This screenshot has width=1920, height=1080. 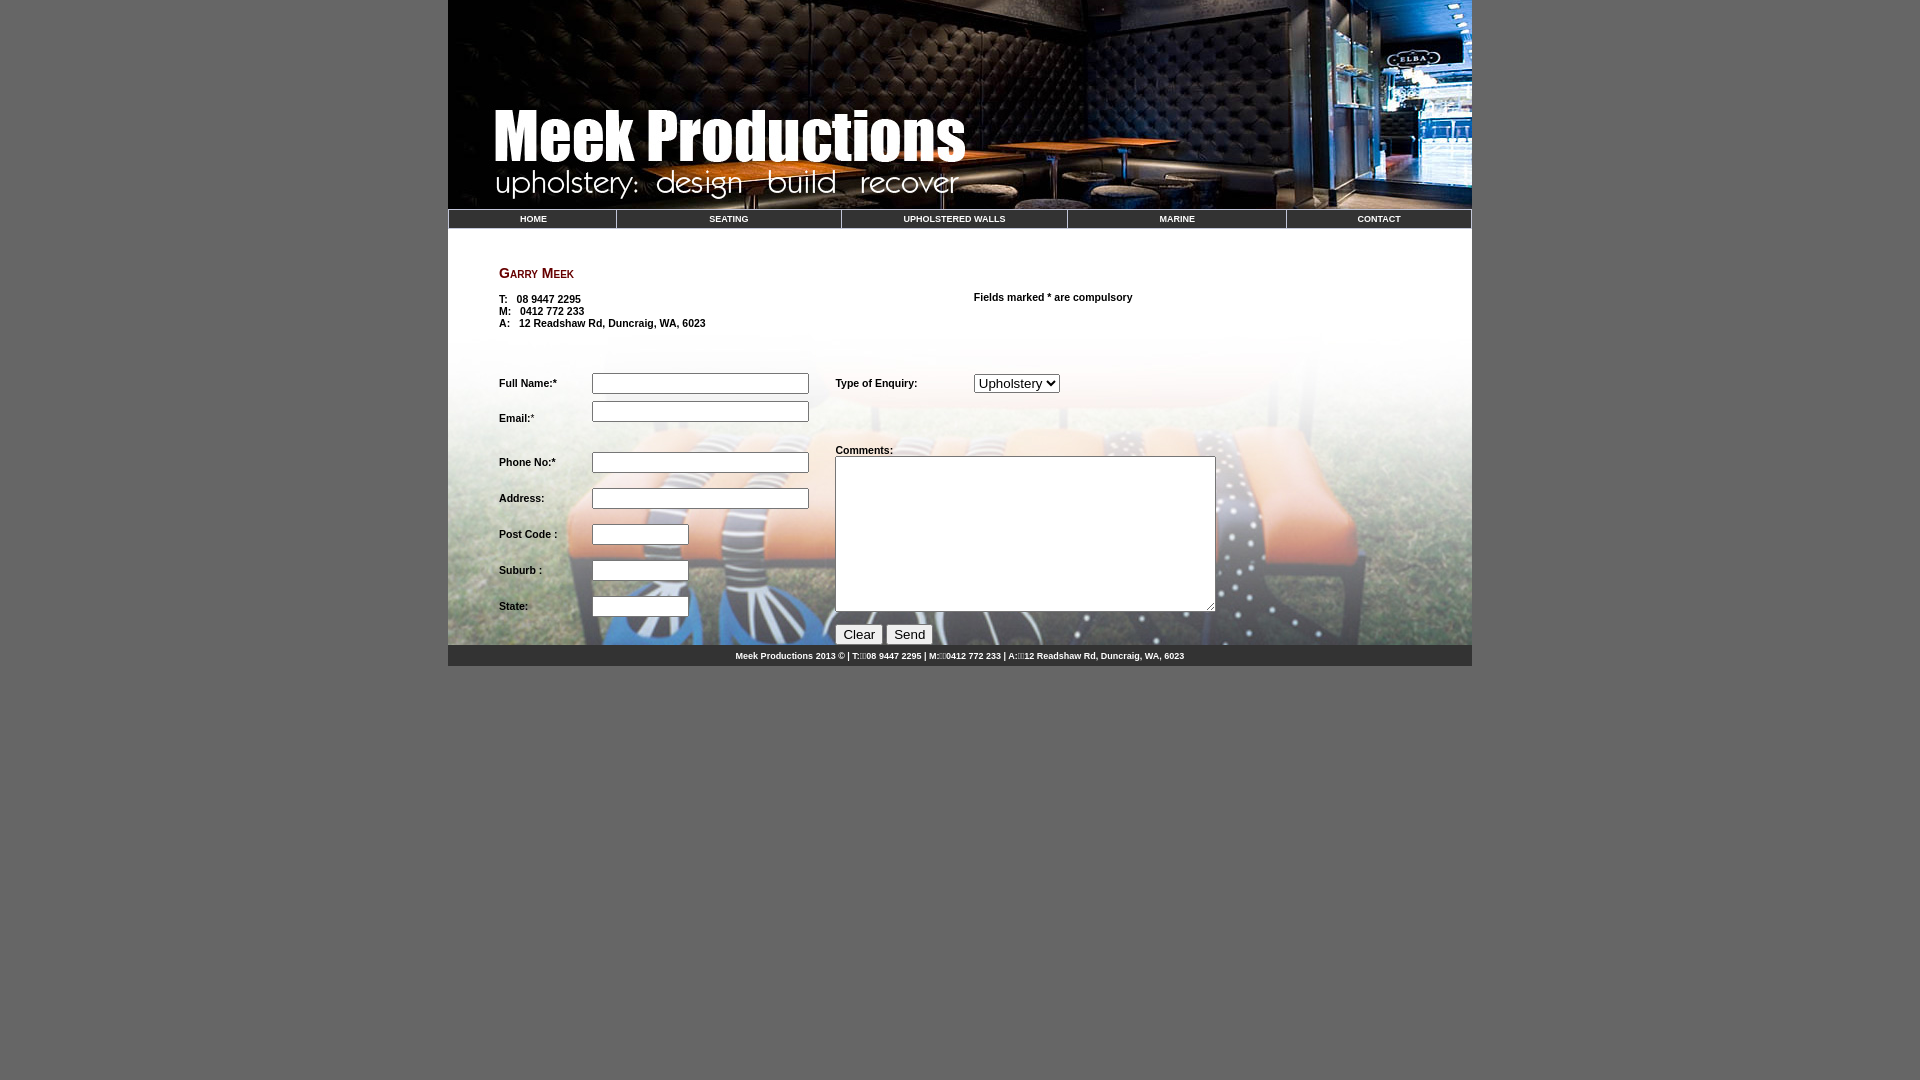 What do you see at coordinates (700, 410) in the screenshot?
I see `'Enter your email address'` at bounding box center [700, 410].